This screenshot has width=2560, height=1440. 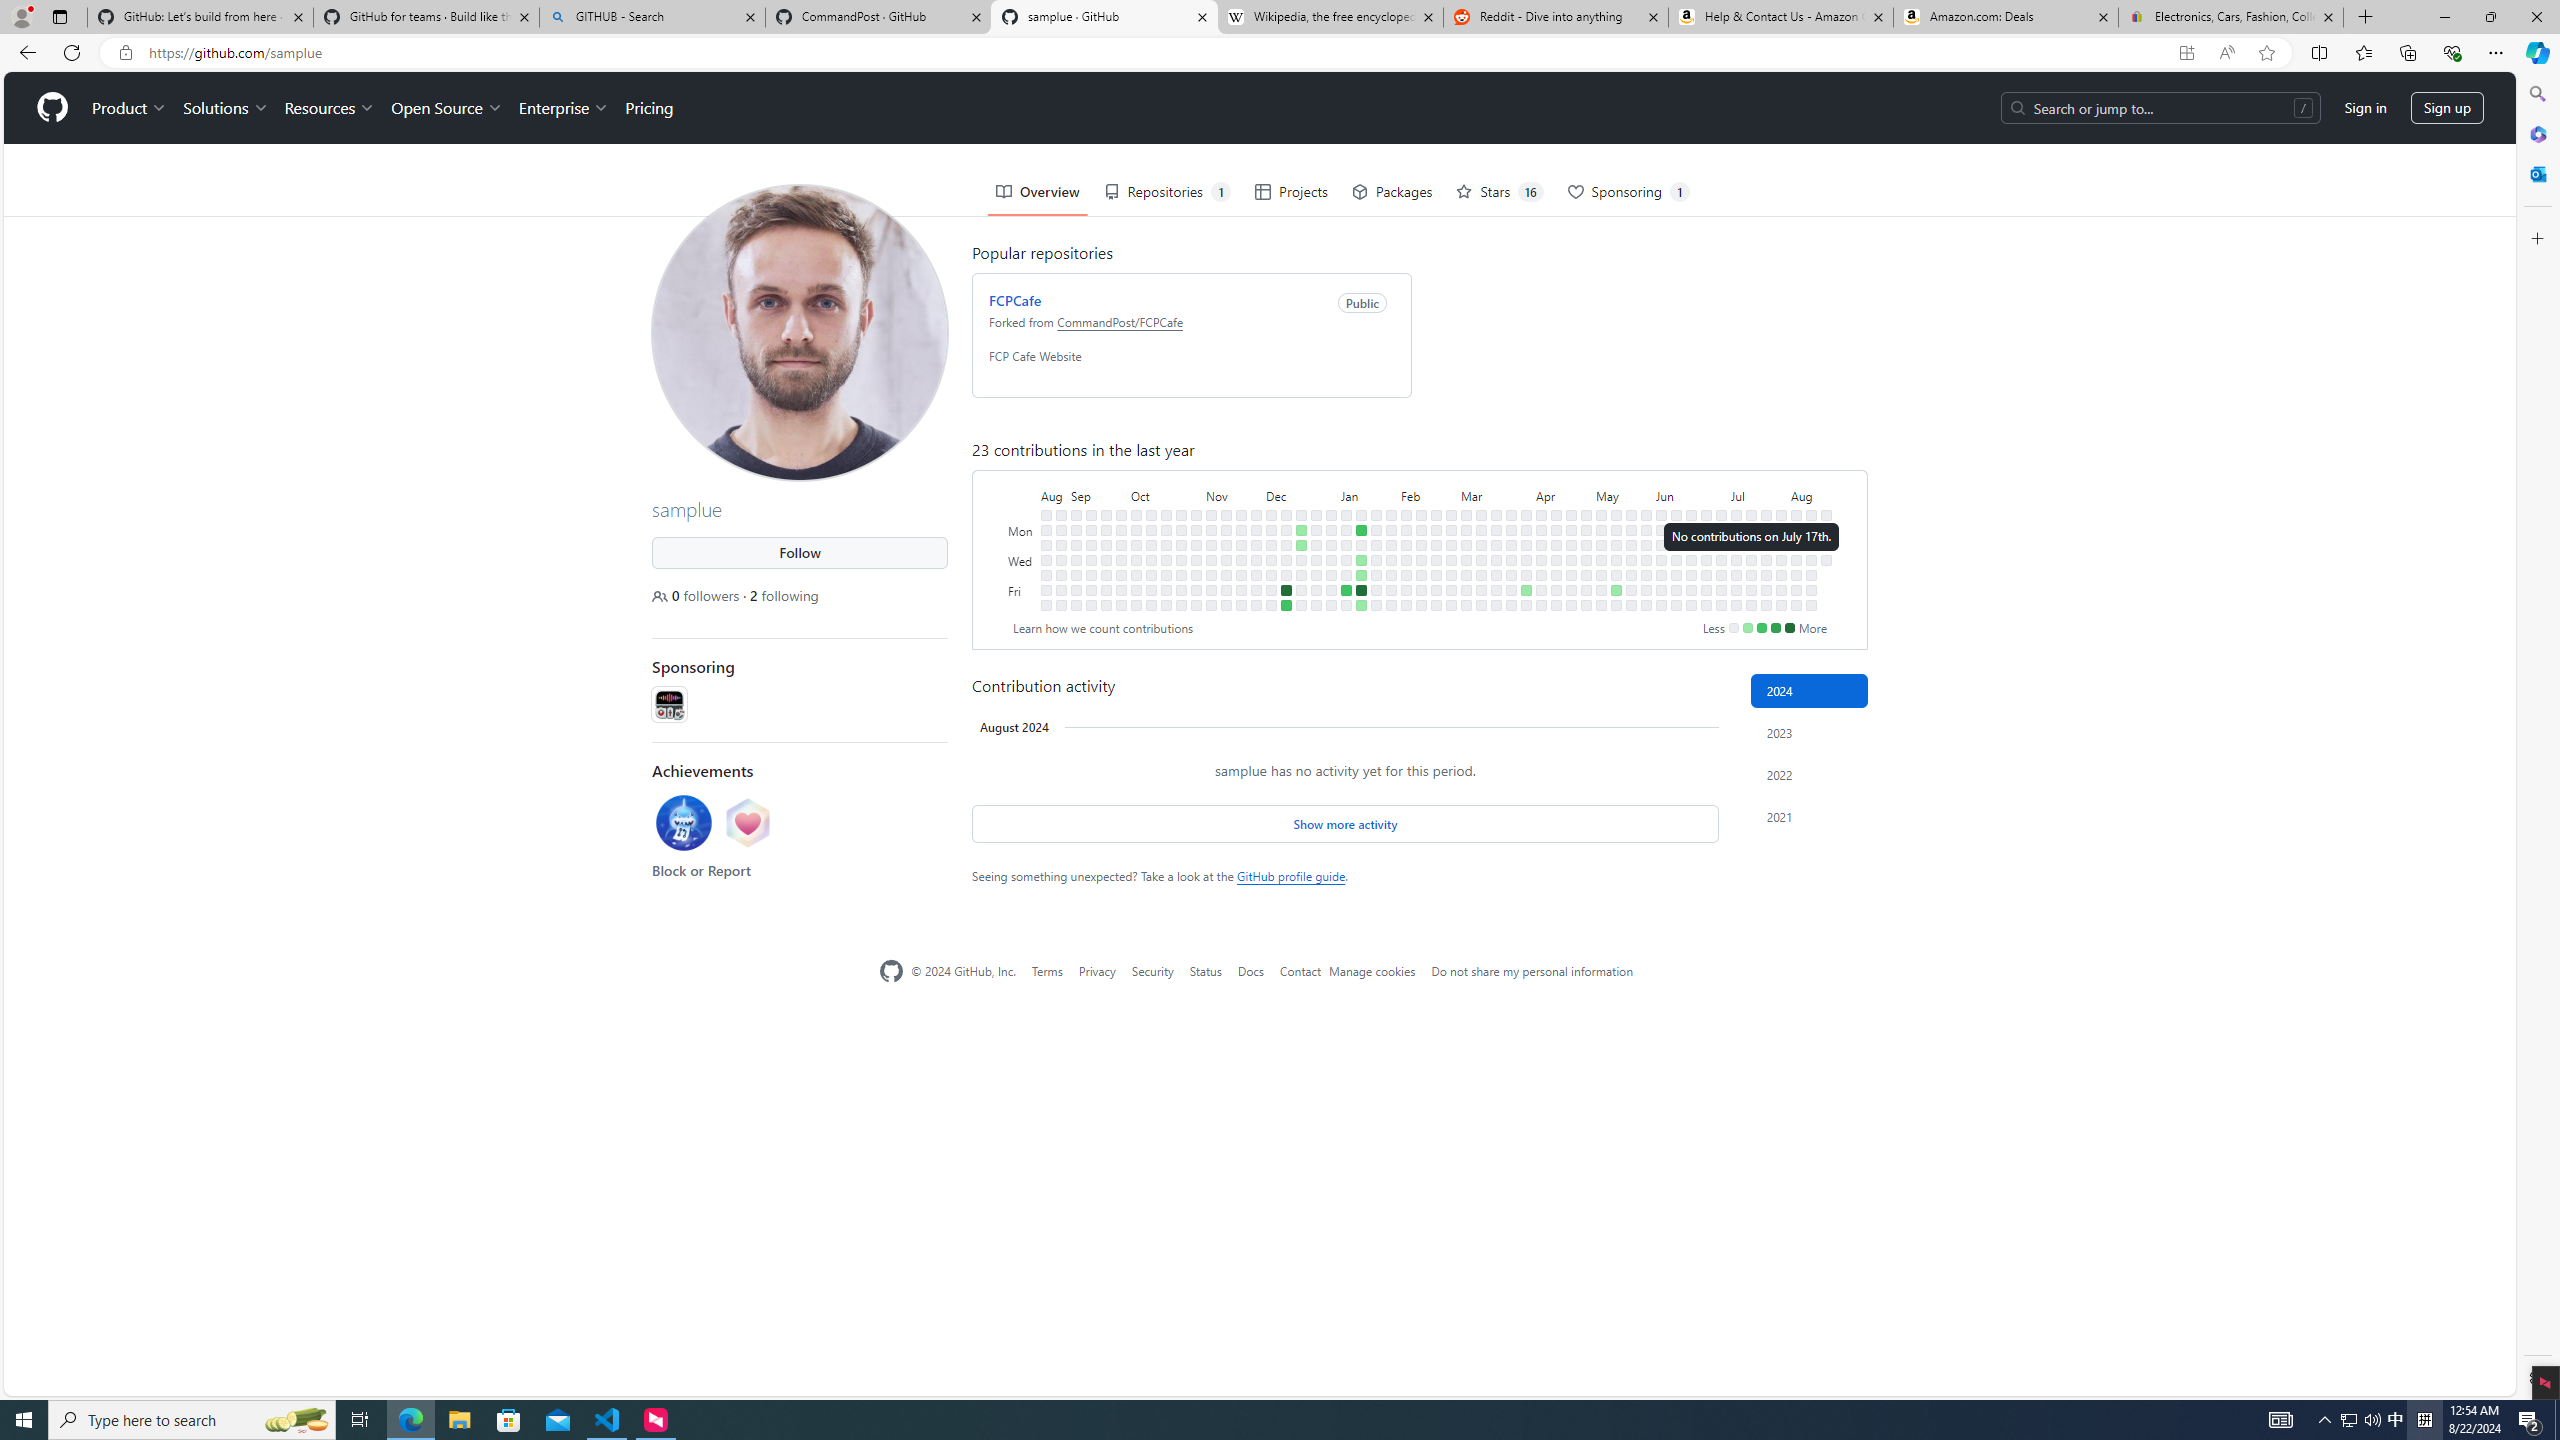 I want to click on 'No contributions on February 1st.', so click(x=1390, y=574).